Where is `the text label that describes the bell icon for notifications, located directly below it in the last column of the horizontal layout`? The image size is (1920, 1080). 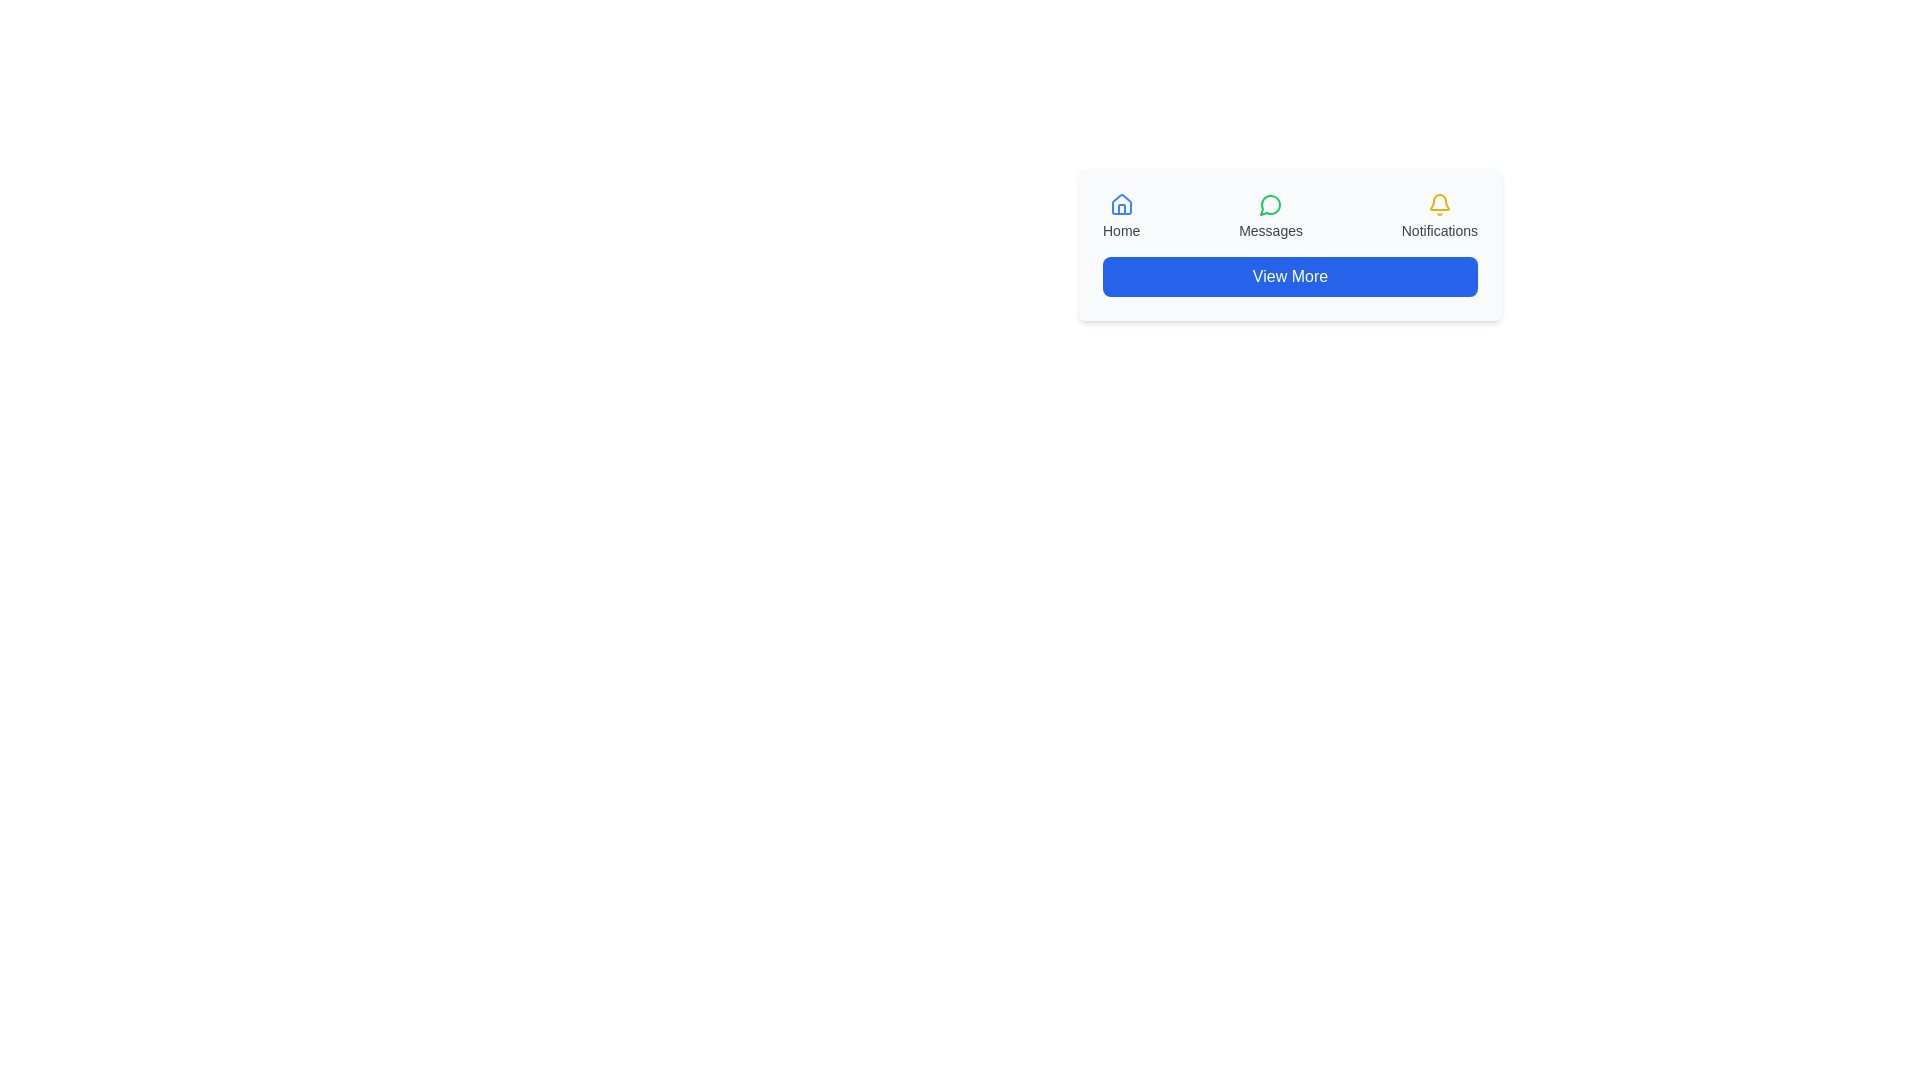
the text label that describes the bell icon for notifications, located directly below it in the last column of the horizontal layout is located at coordinates (1438, 230).